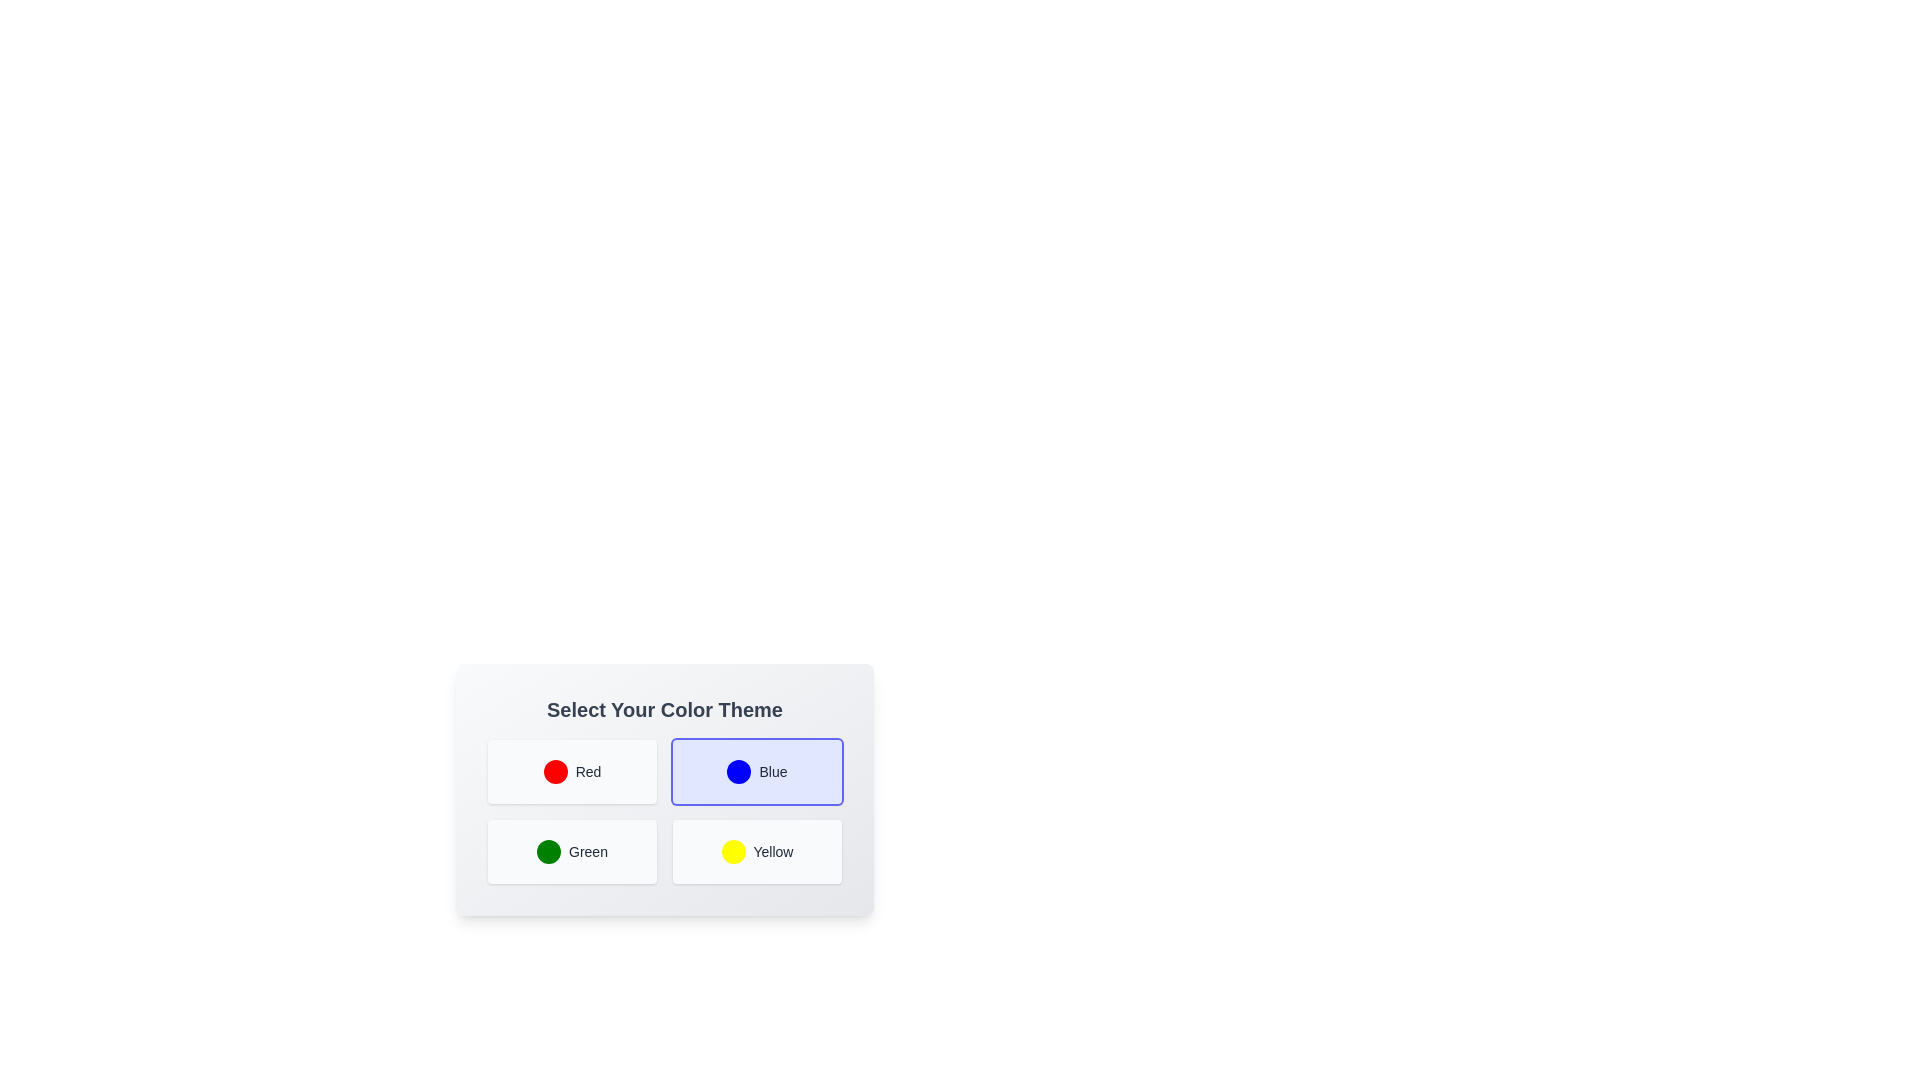  What do you see at coordinates (756, 770) in the screenshot?
I see `the button corresponding to the theme Blue to select it` at bounding box center [756, 770].